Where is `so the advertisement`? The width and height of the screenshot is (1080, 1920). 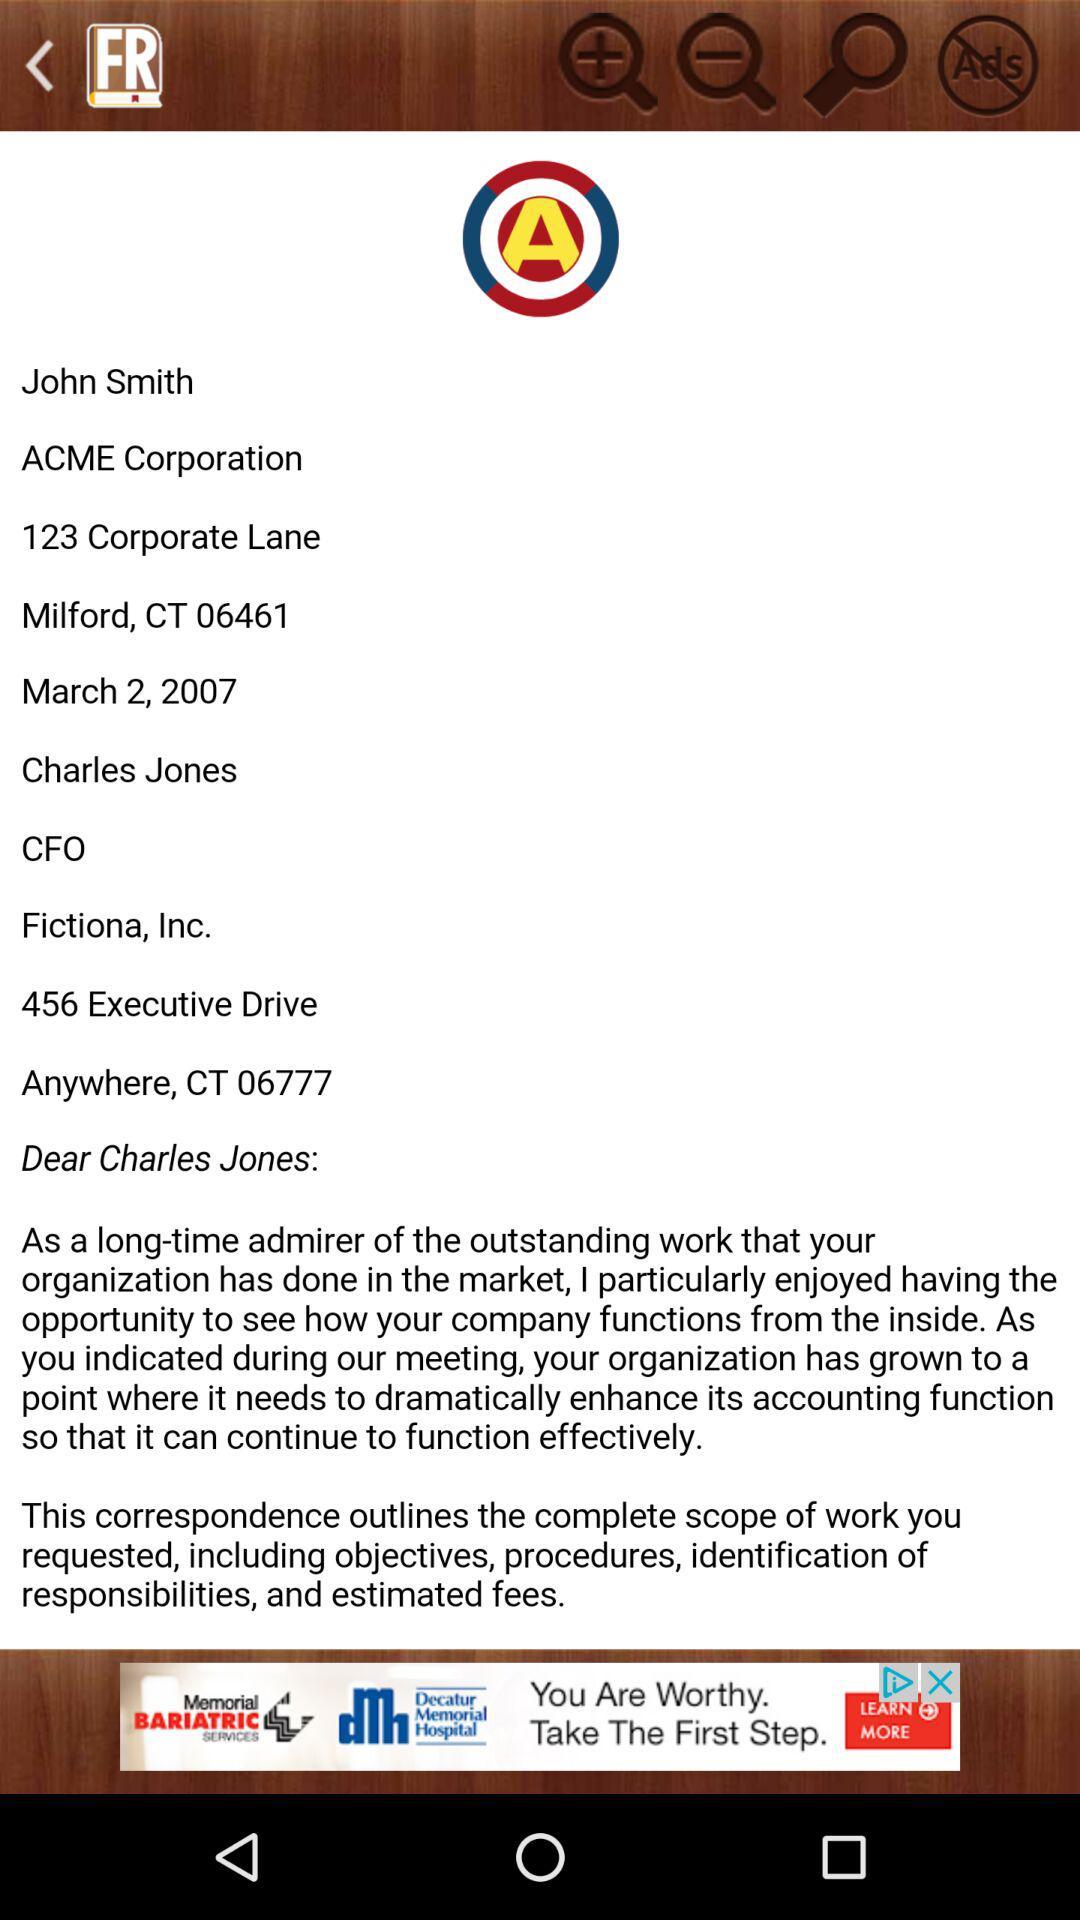
so the advertisement is located at coordinates (540, 1727).